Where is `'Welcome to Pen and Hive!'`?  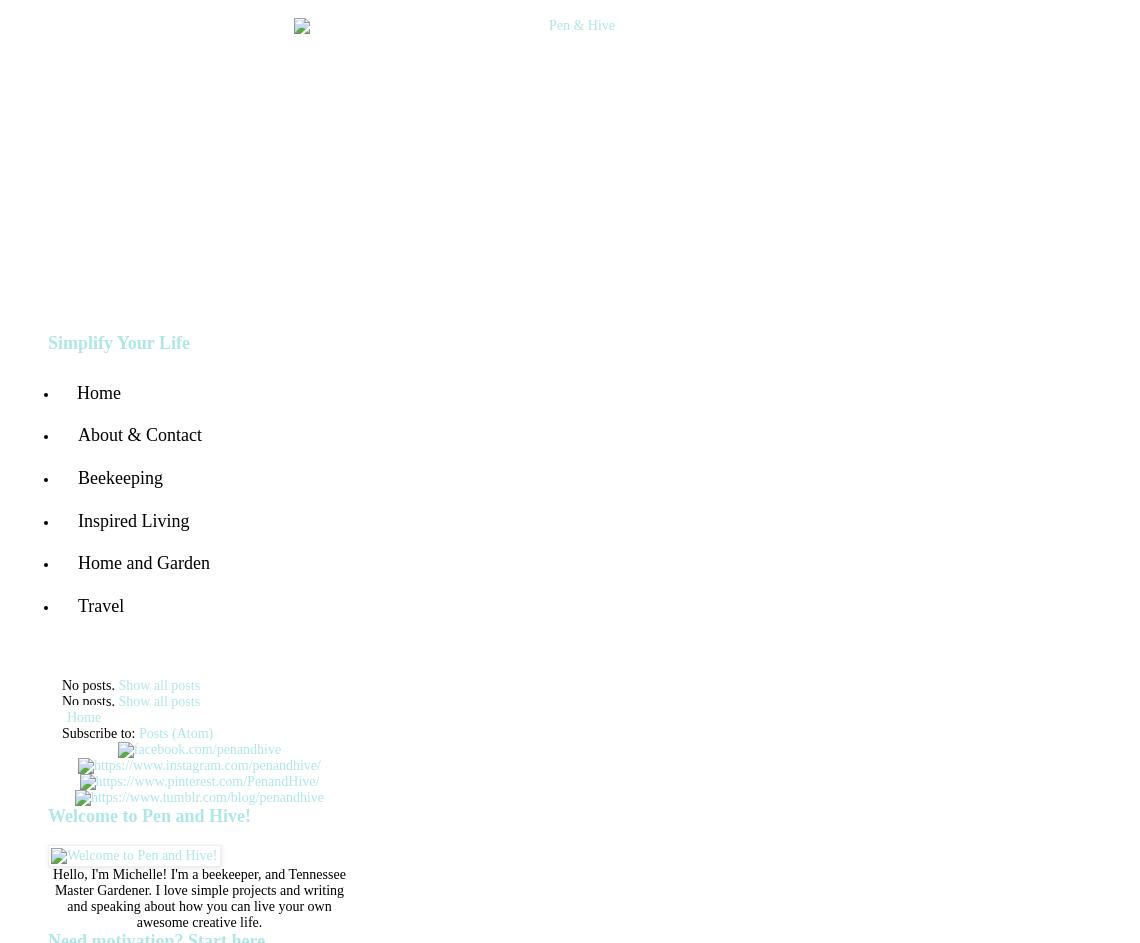
'Welcome to Pen and Hive!' is located at coordinates (148, 814).